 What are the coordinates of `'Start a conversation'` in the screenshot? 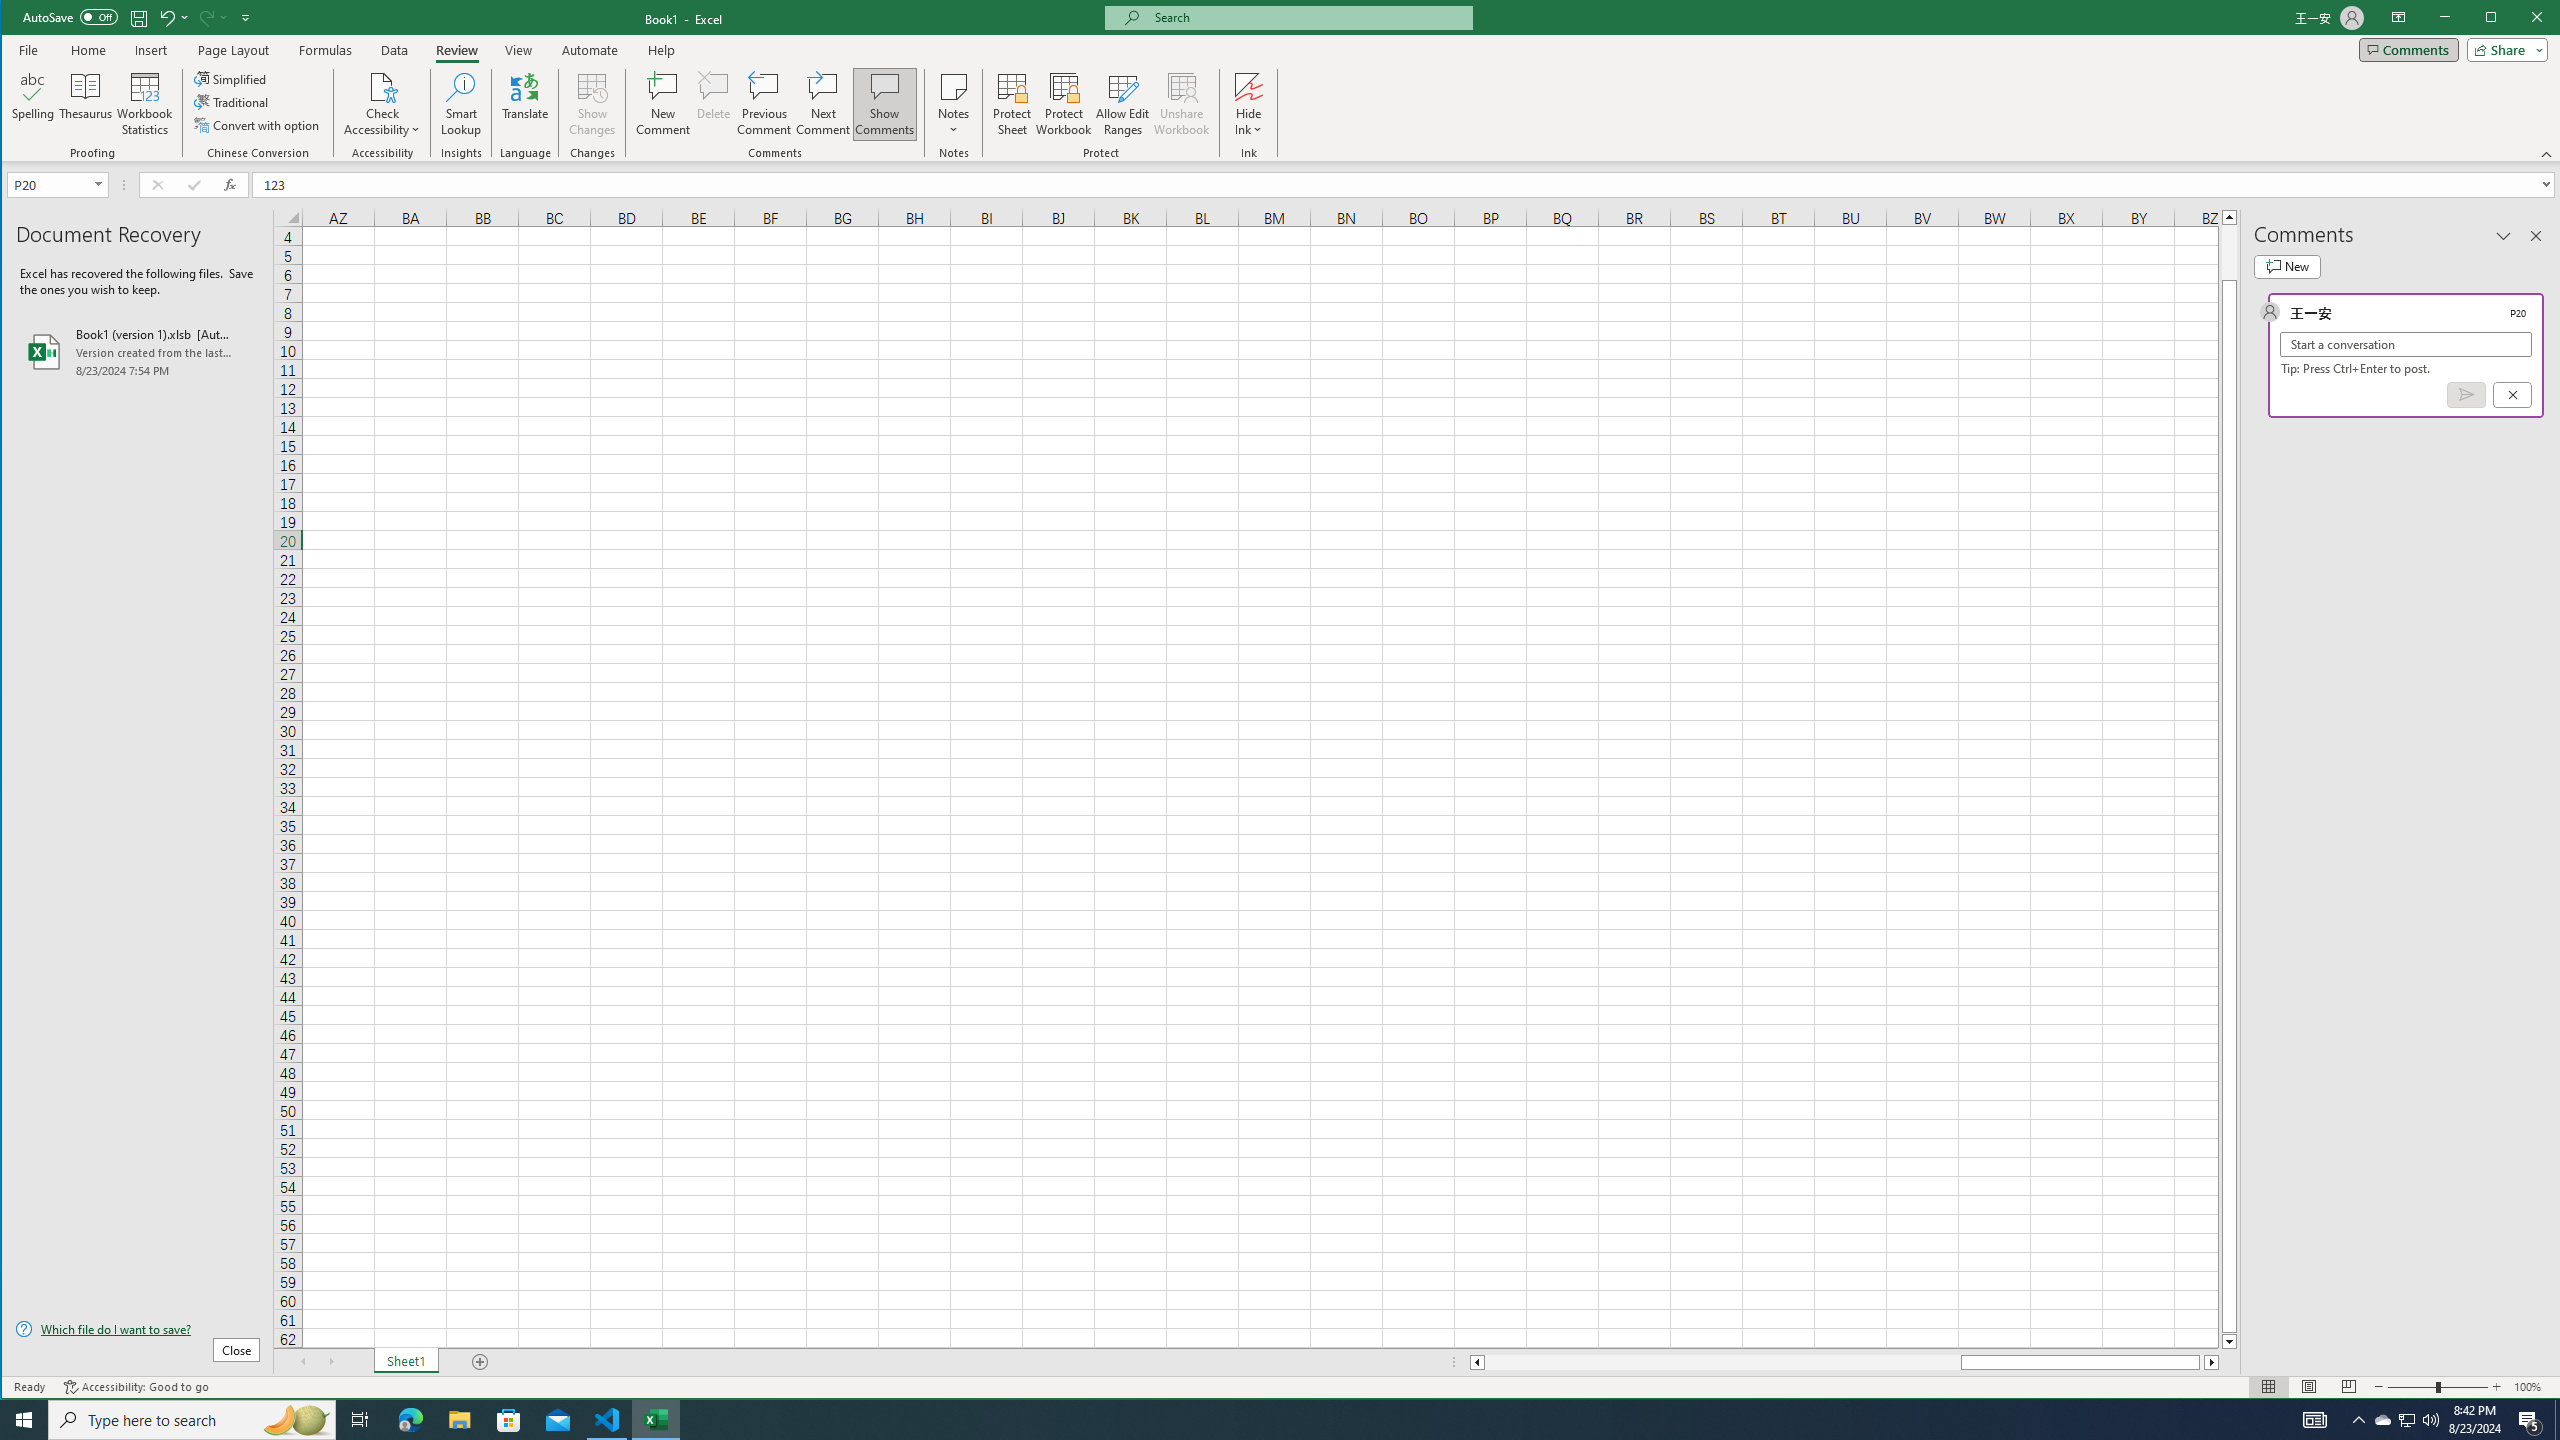 It's located at (2405, 344).